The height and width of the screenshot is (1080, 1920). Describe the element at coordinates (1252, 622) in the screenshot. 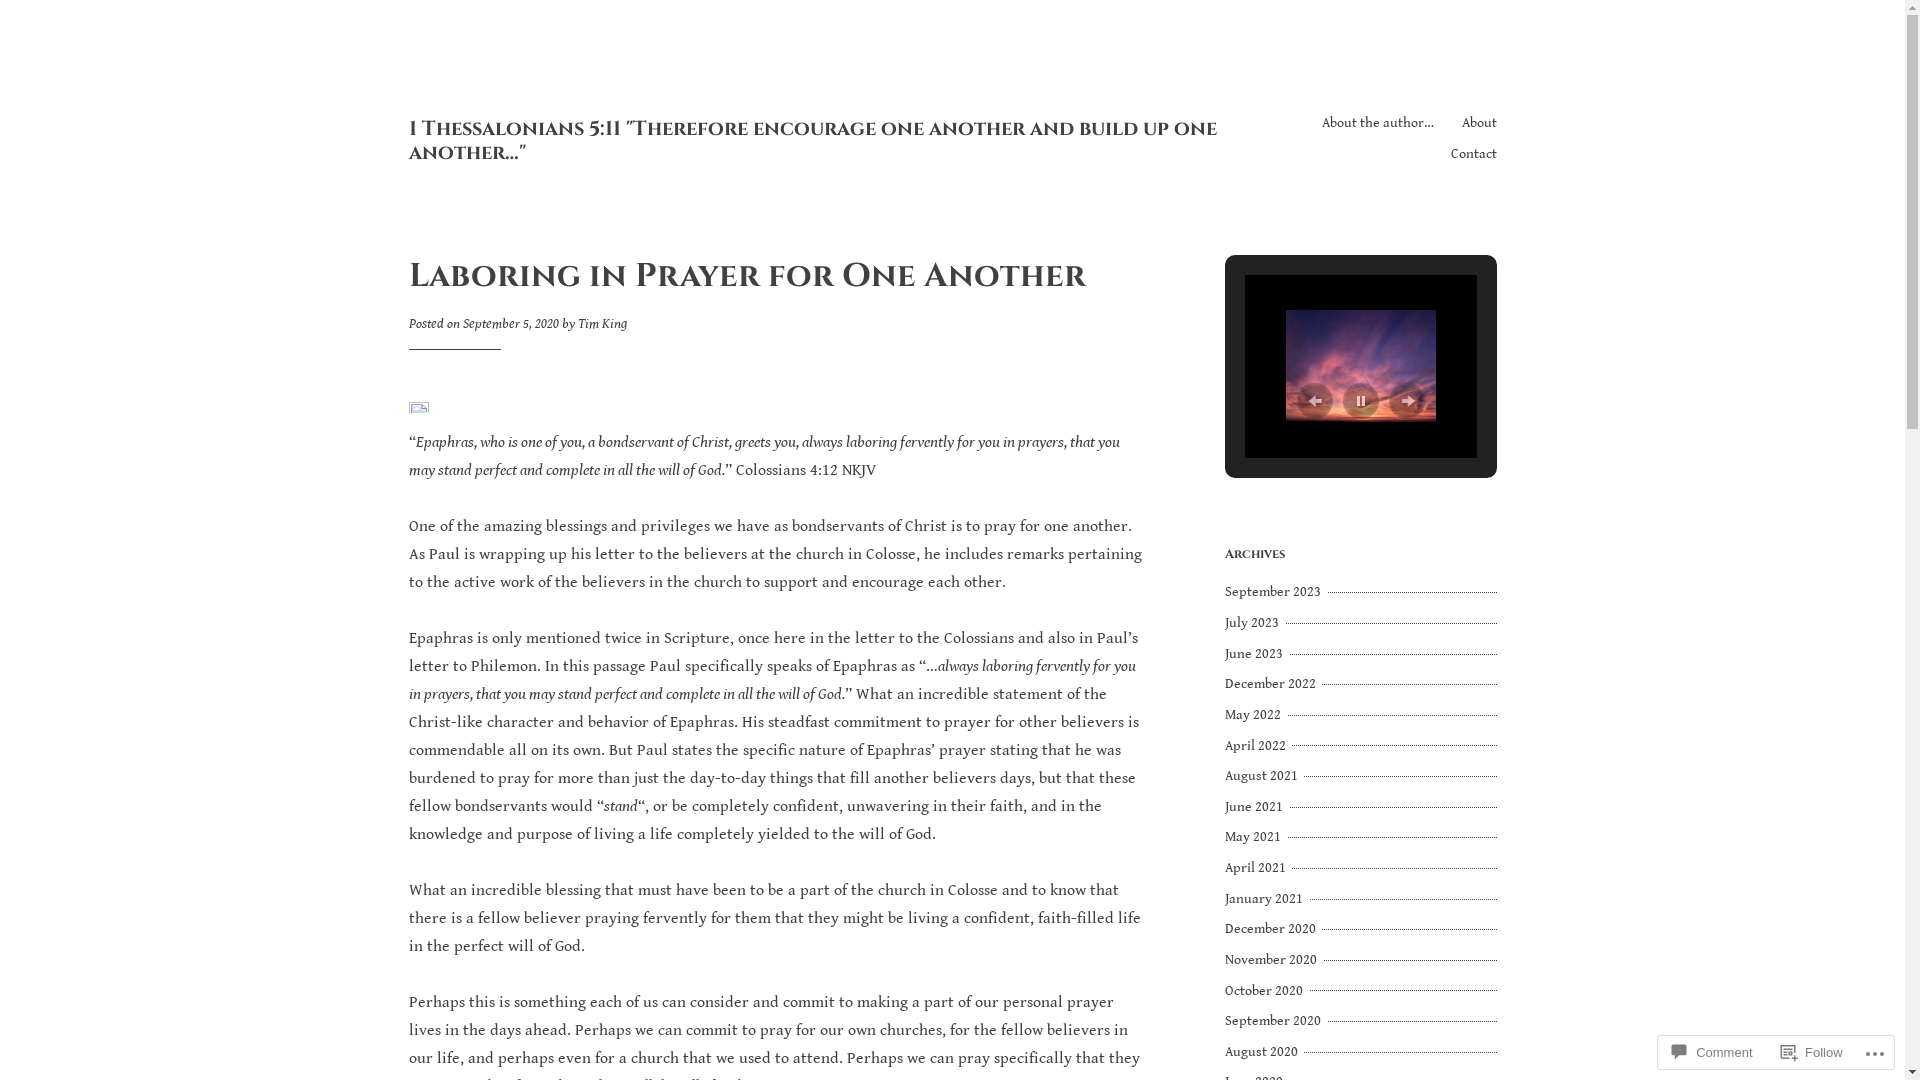

I see `'July 2023'` at that location.